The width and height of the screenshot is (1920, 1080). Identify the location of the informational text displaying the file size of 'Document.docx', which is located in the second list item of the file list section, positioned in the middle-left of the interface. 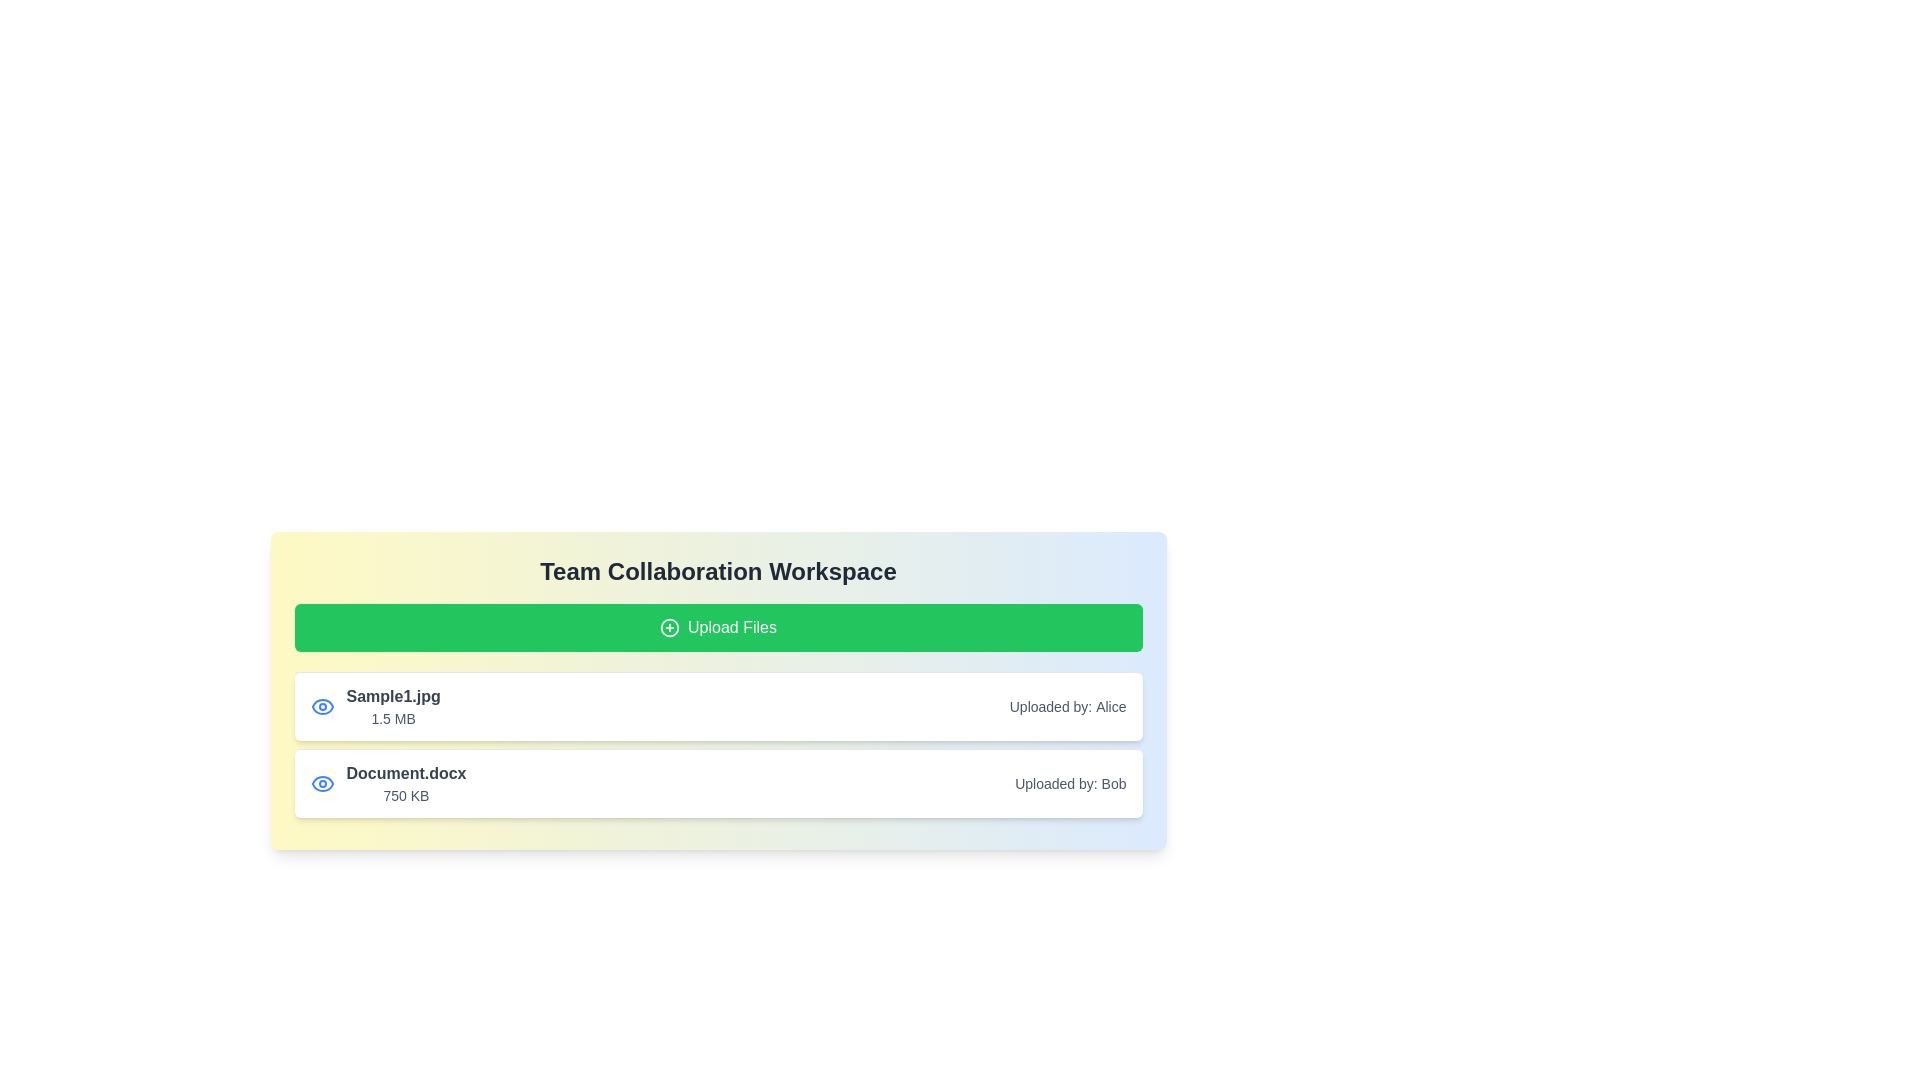
(405, 794).